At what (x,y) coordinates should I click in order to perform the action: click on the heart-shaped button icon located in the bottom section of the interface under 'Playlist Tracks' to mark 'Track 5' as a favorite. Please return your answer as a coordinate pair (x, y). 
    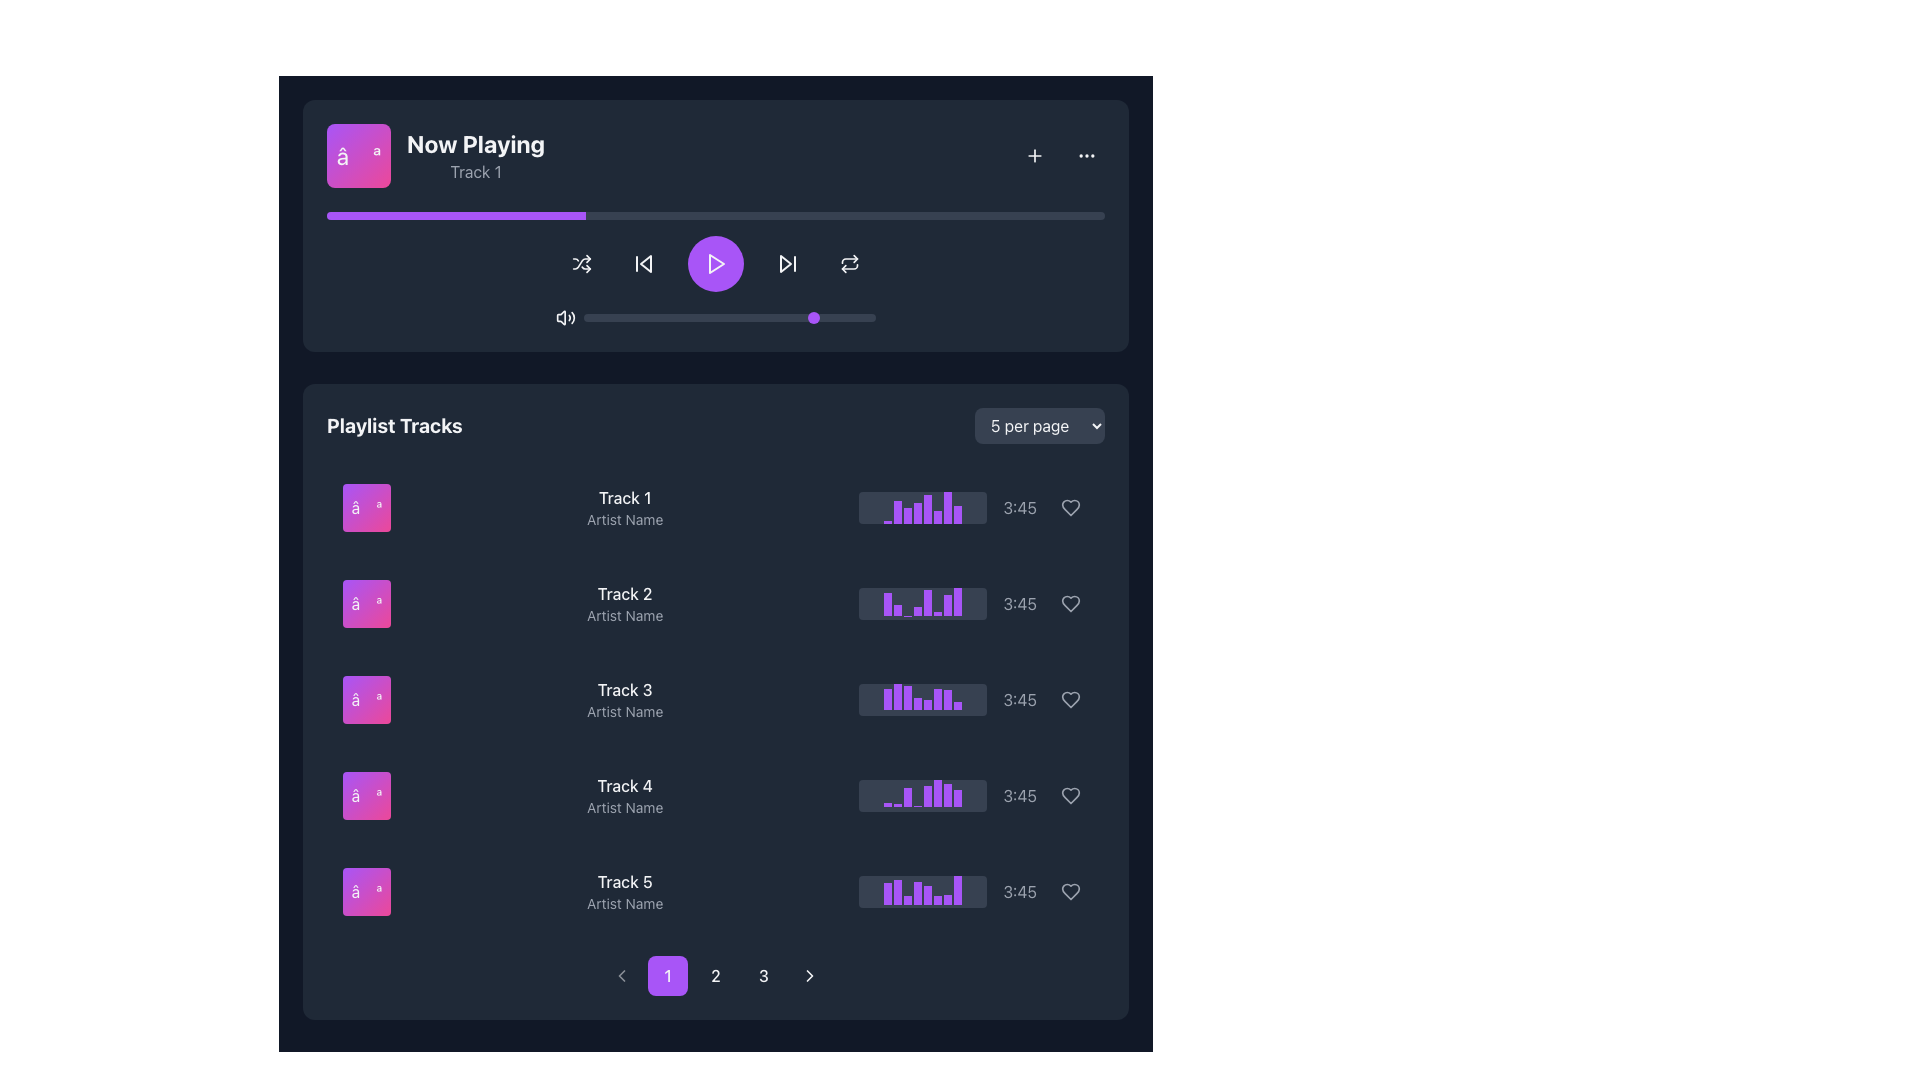
    Looking at the image, I should click on (1069, 890).